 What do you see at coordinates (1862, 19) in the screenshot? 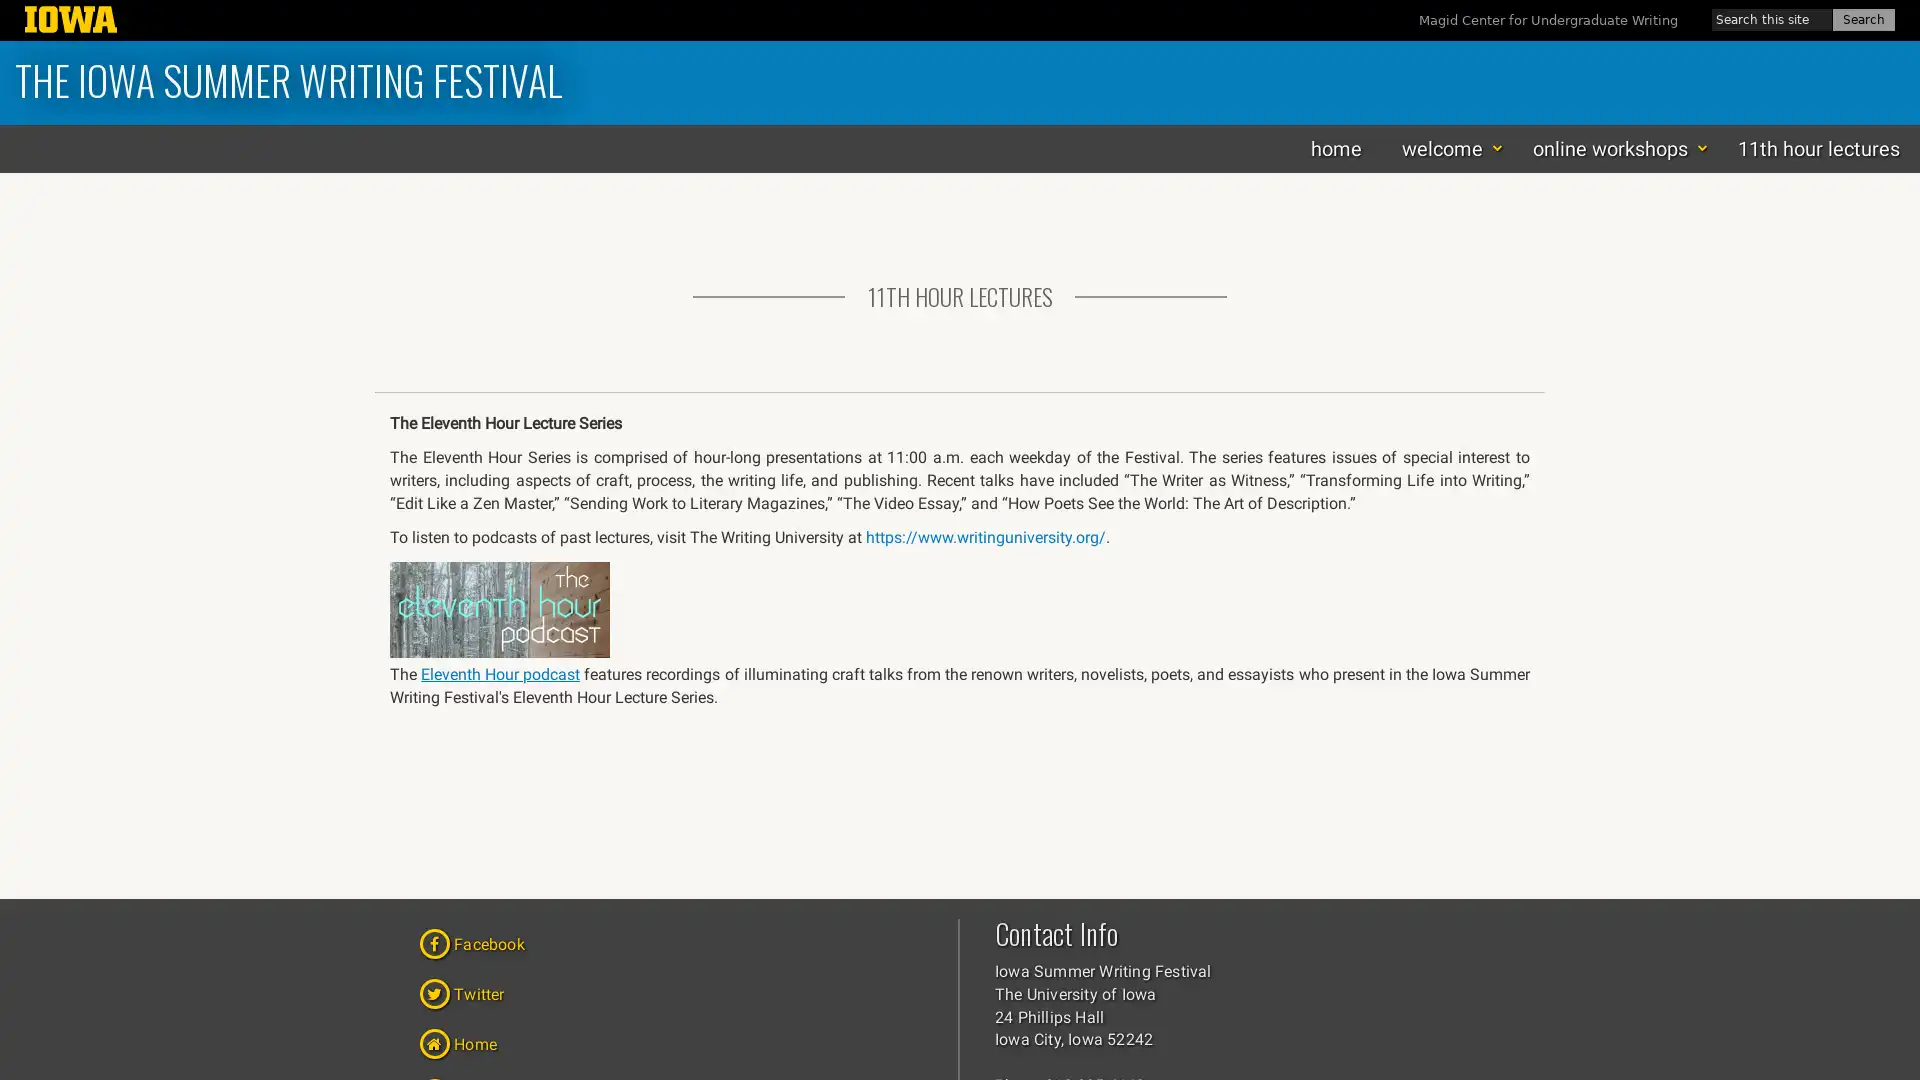
I see `Search` at bounding box center [1862, 19].